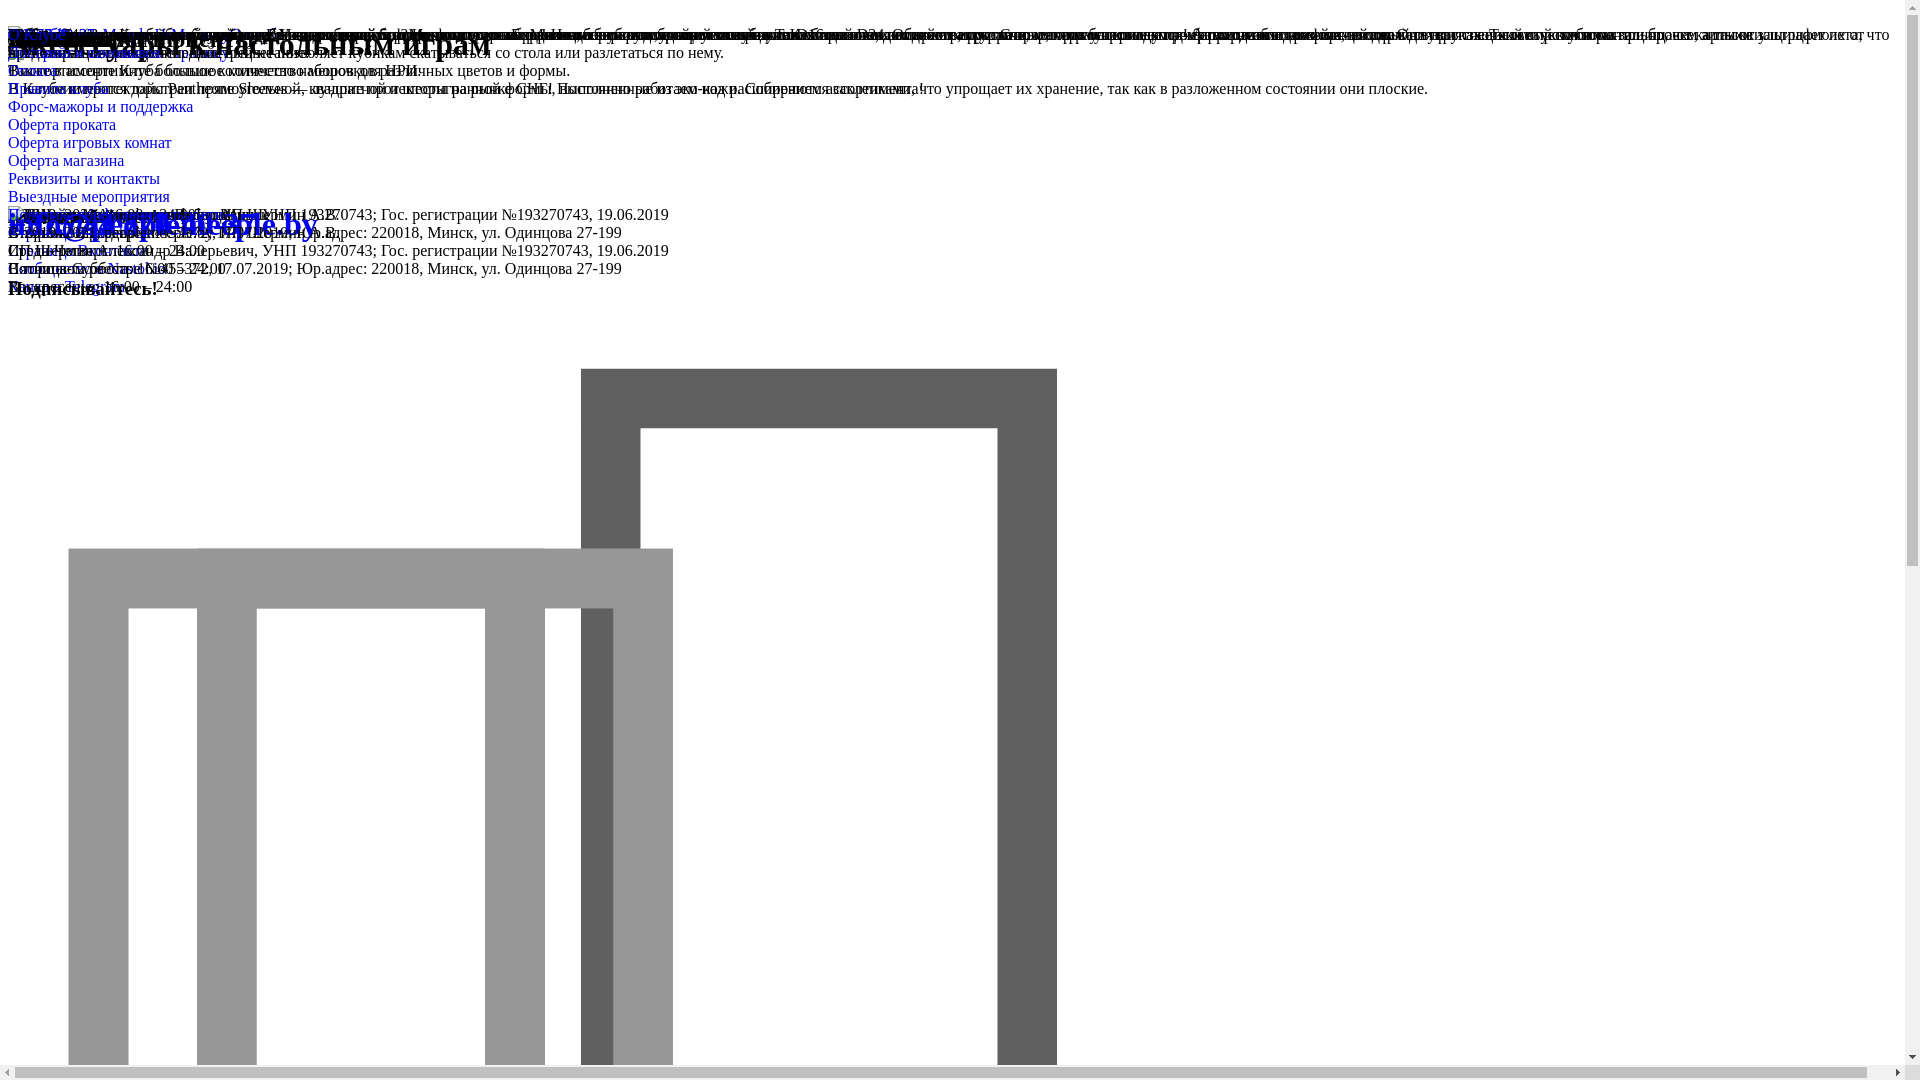 The width and height of the screenshot is (1920, 1080). Describe the element at coordinates (163, 223) in the screenshot. I see `'info@peoplemeeple.by'` at that location.